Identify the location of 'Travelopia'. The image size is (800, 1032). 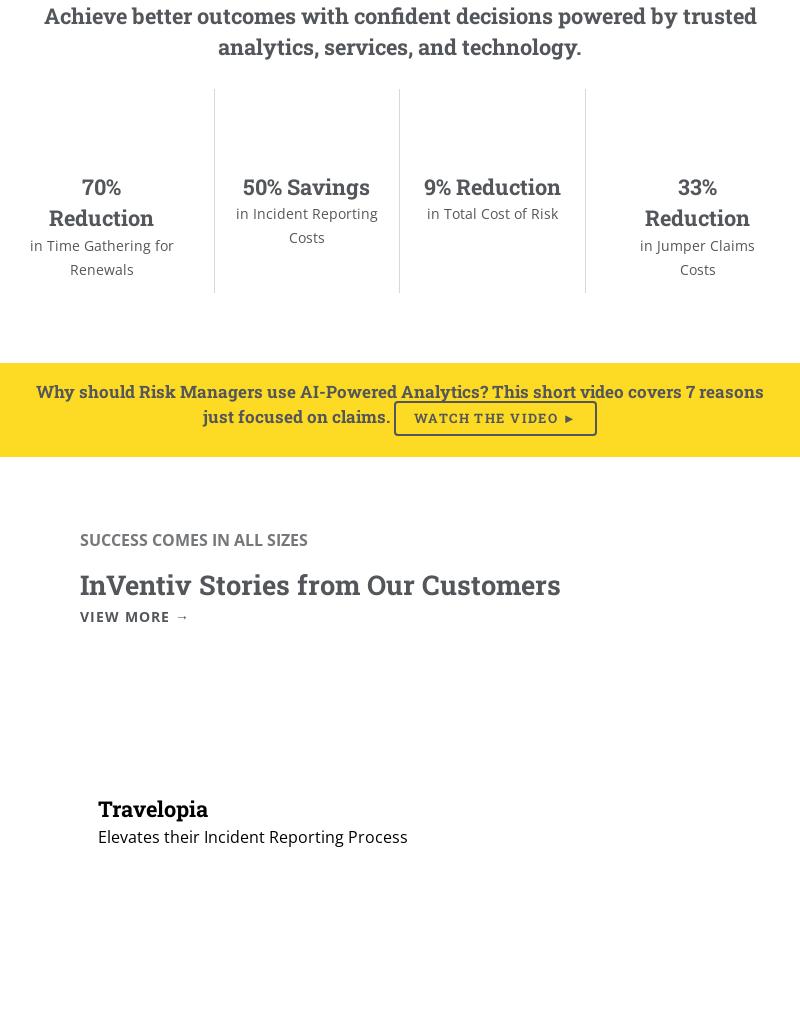
(152, 807).